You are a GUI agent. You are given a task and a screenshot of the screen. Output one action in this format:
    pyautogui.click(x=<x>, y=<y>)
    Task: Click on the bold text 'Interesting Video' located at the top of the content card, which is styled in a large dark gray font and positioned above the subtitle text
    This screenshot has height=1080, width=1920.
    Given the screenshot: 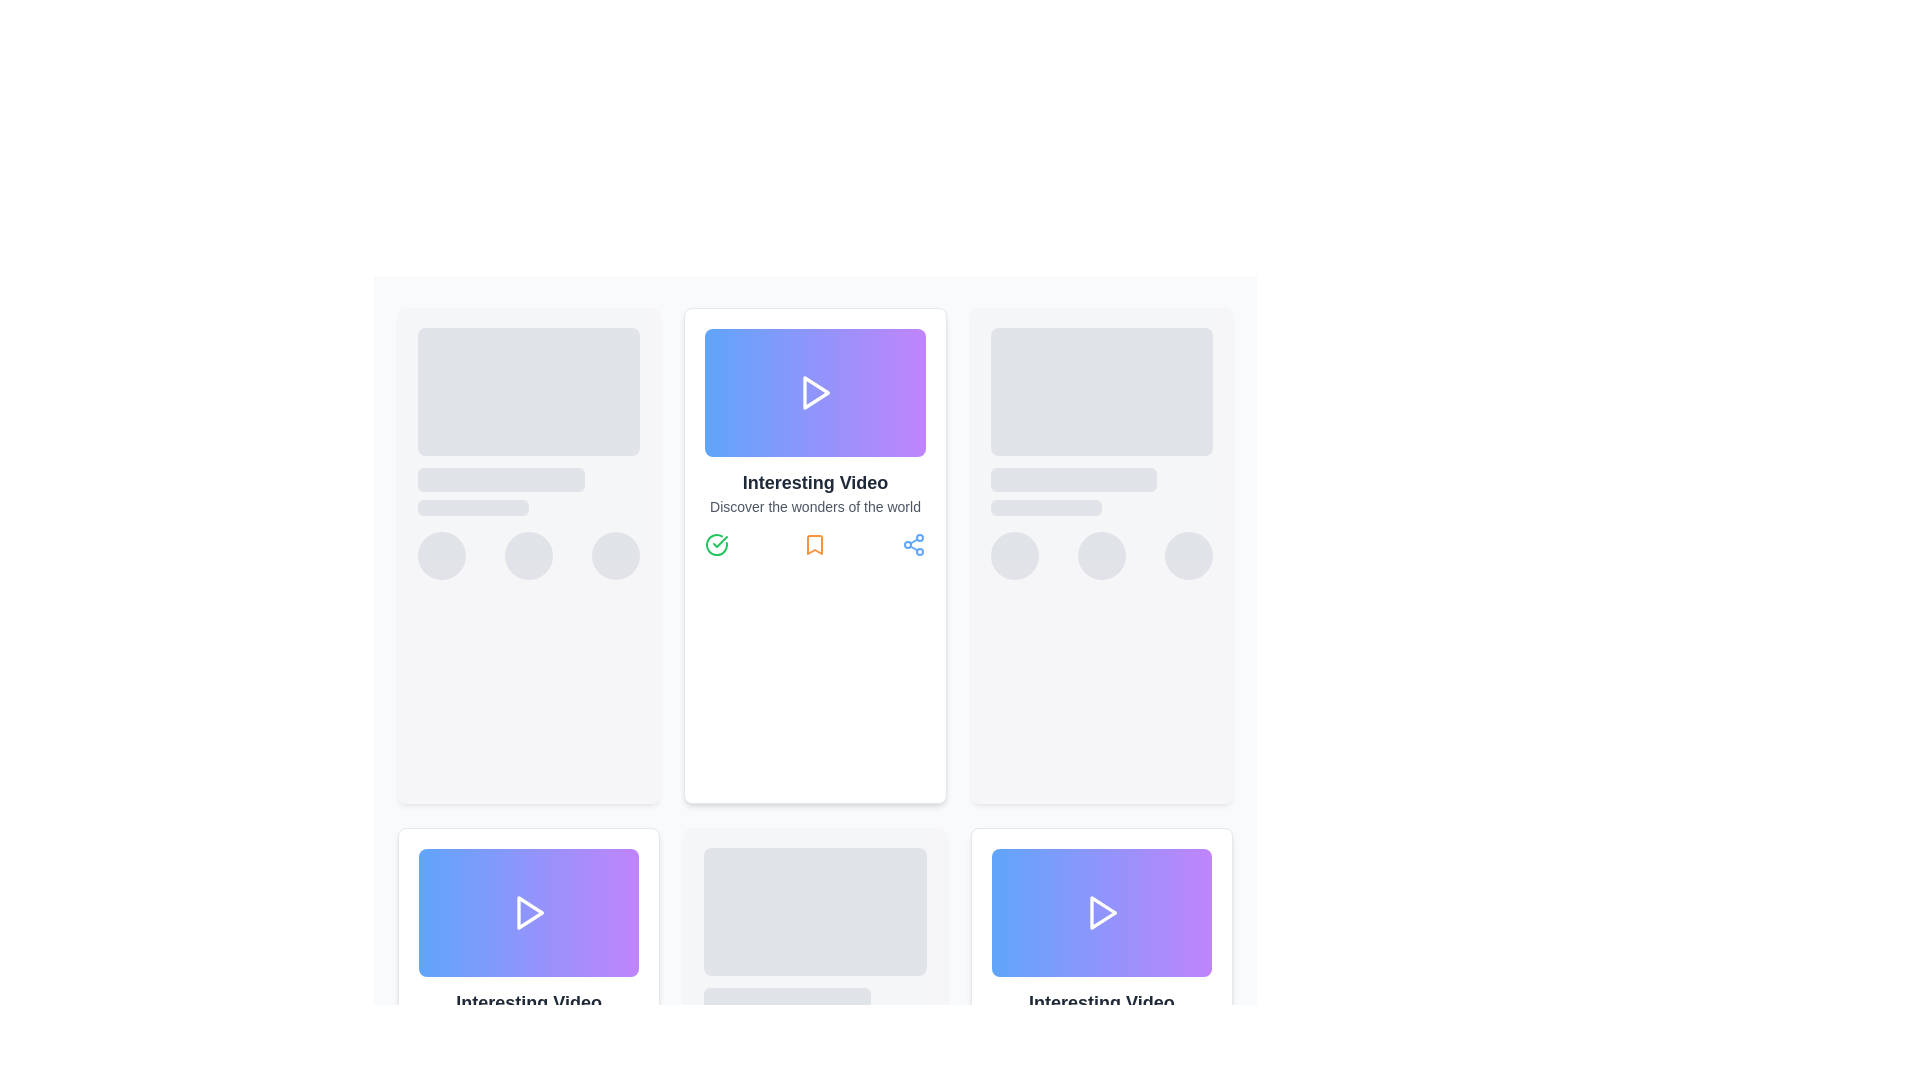 What is the action you would take?
    pyautogui.click(x=815, y=482)
    